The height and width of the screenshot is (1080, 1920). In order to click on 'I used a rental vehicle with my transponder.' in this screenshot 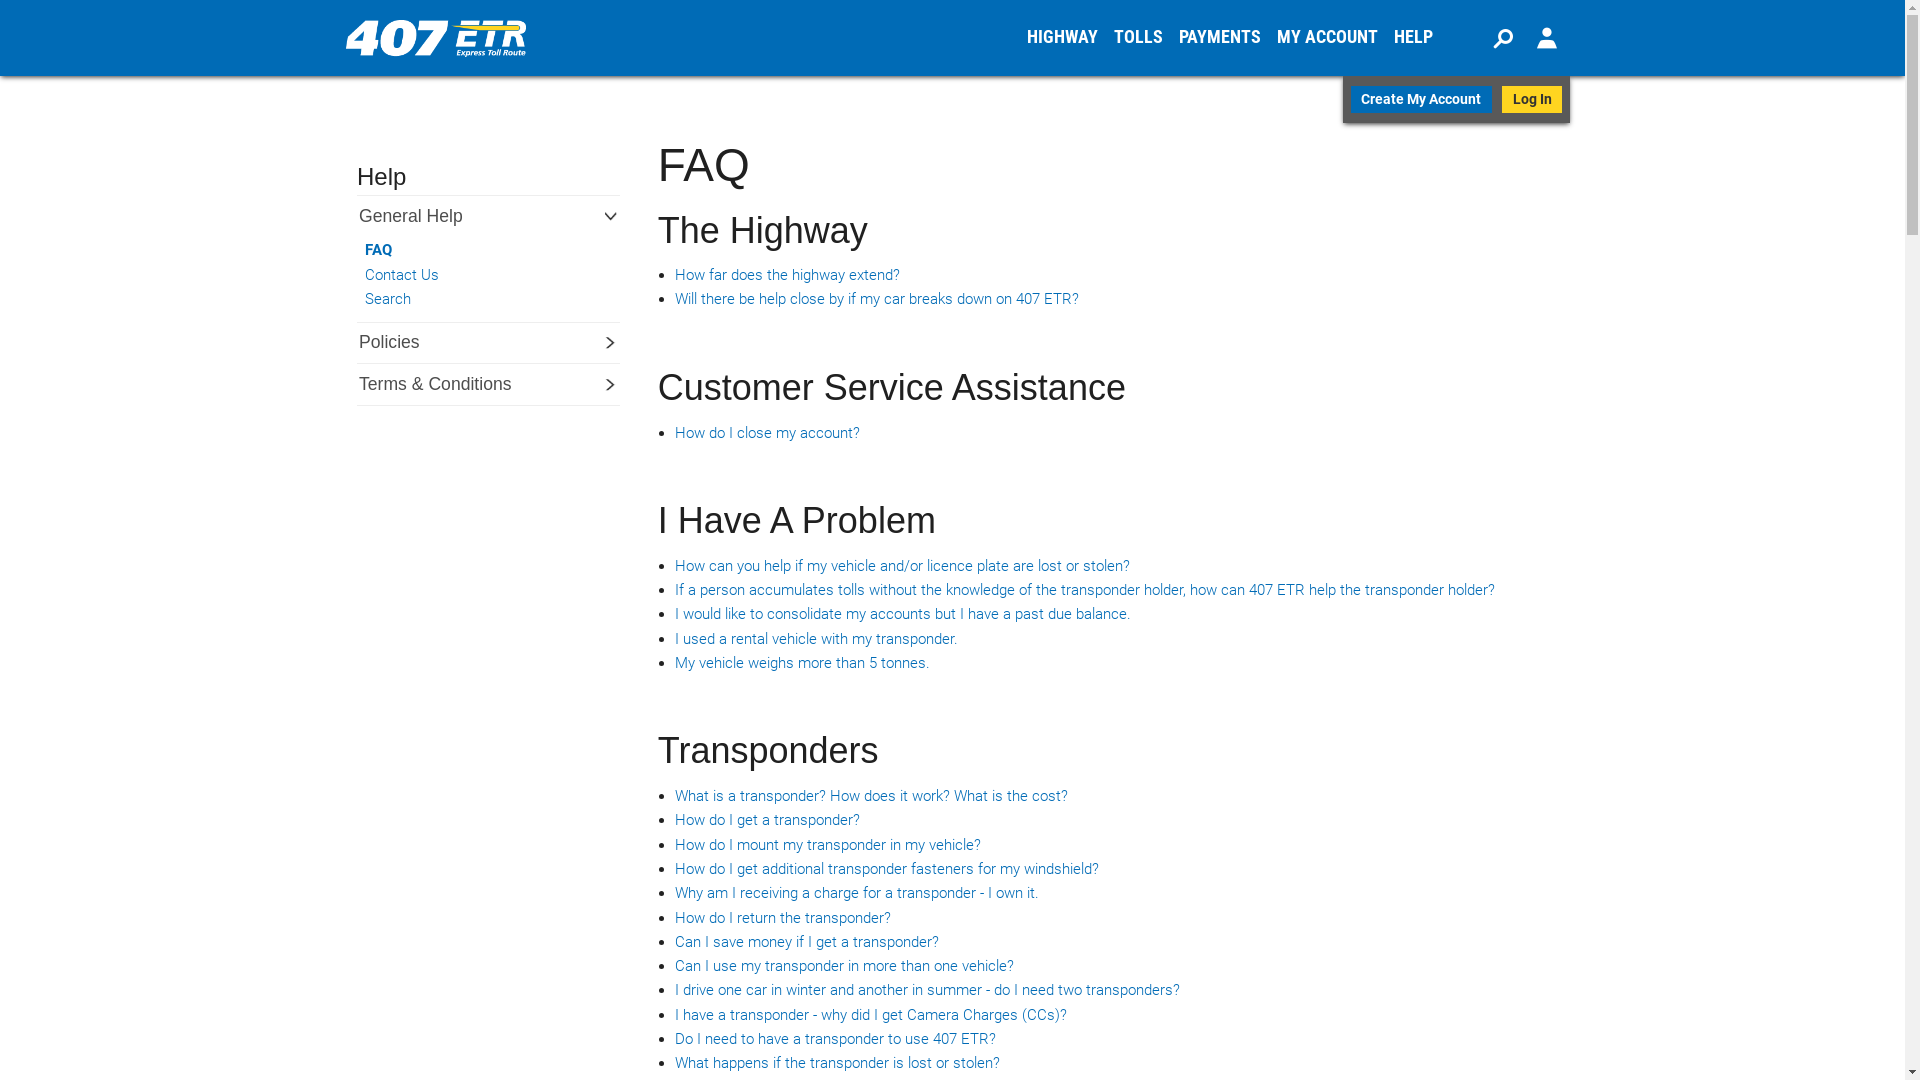, I will do `click(816, 639)`.